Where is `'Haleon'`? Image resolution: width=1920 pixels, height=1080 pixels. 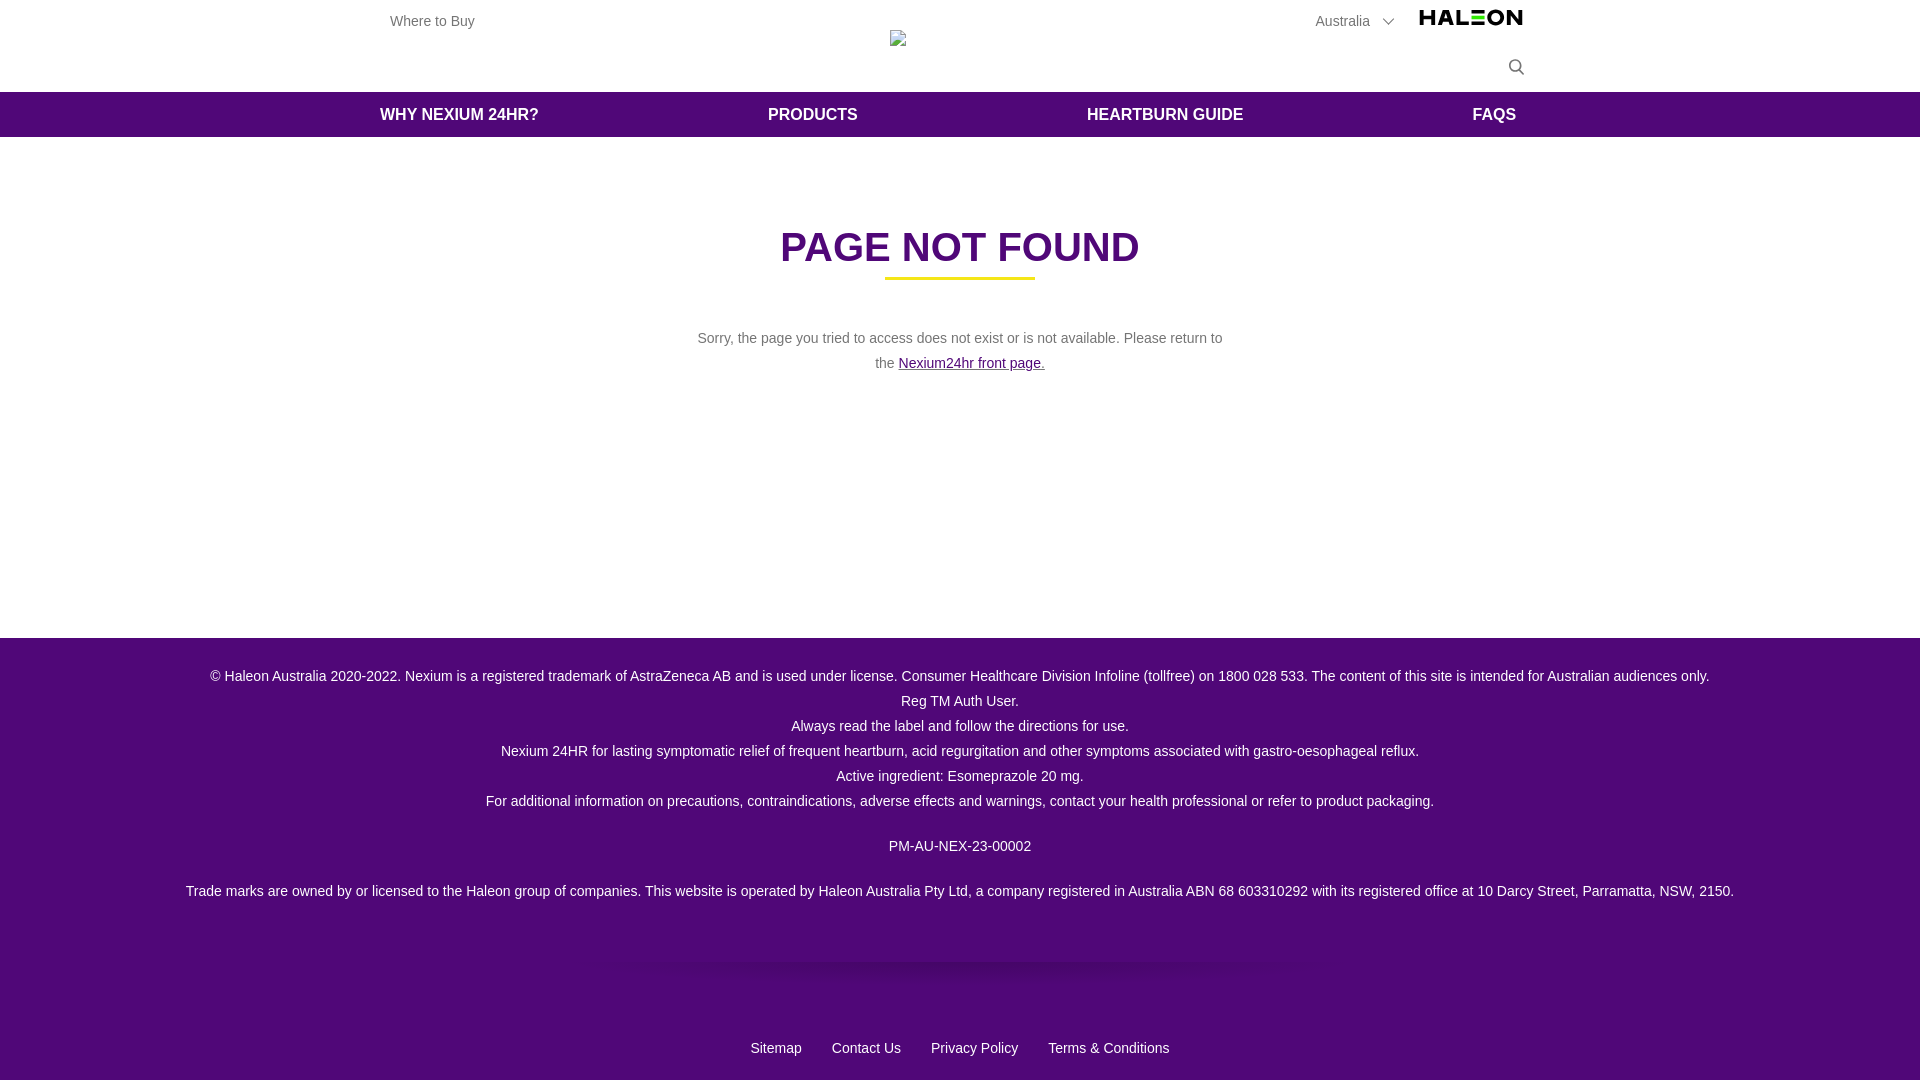 'Haleon' is located at coordinates (1410, 27).